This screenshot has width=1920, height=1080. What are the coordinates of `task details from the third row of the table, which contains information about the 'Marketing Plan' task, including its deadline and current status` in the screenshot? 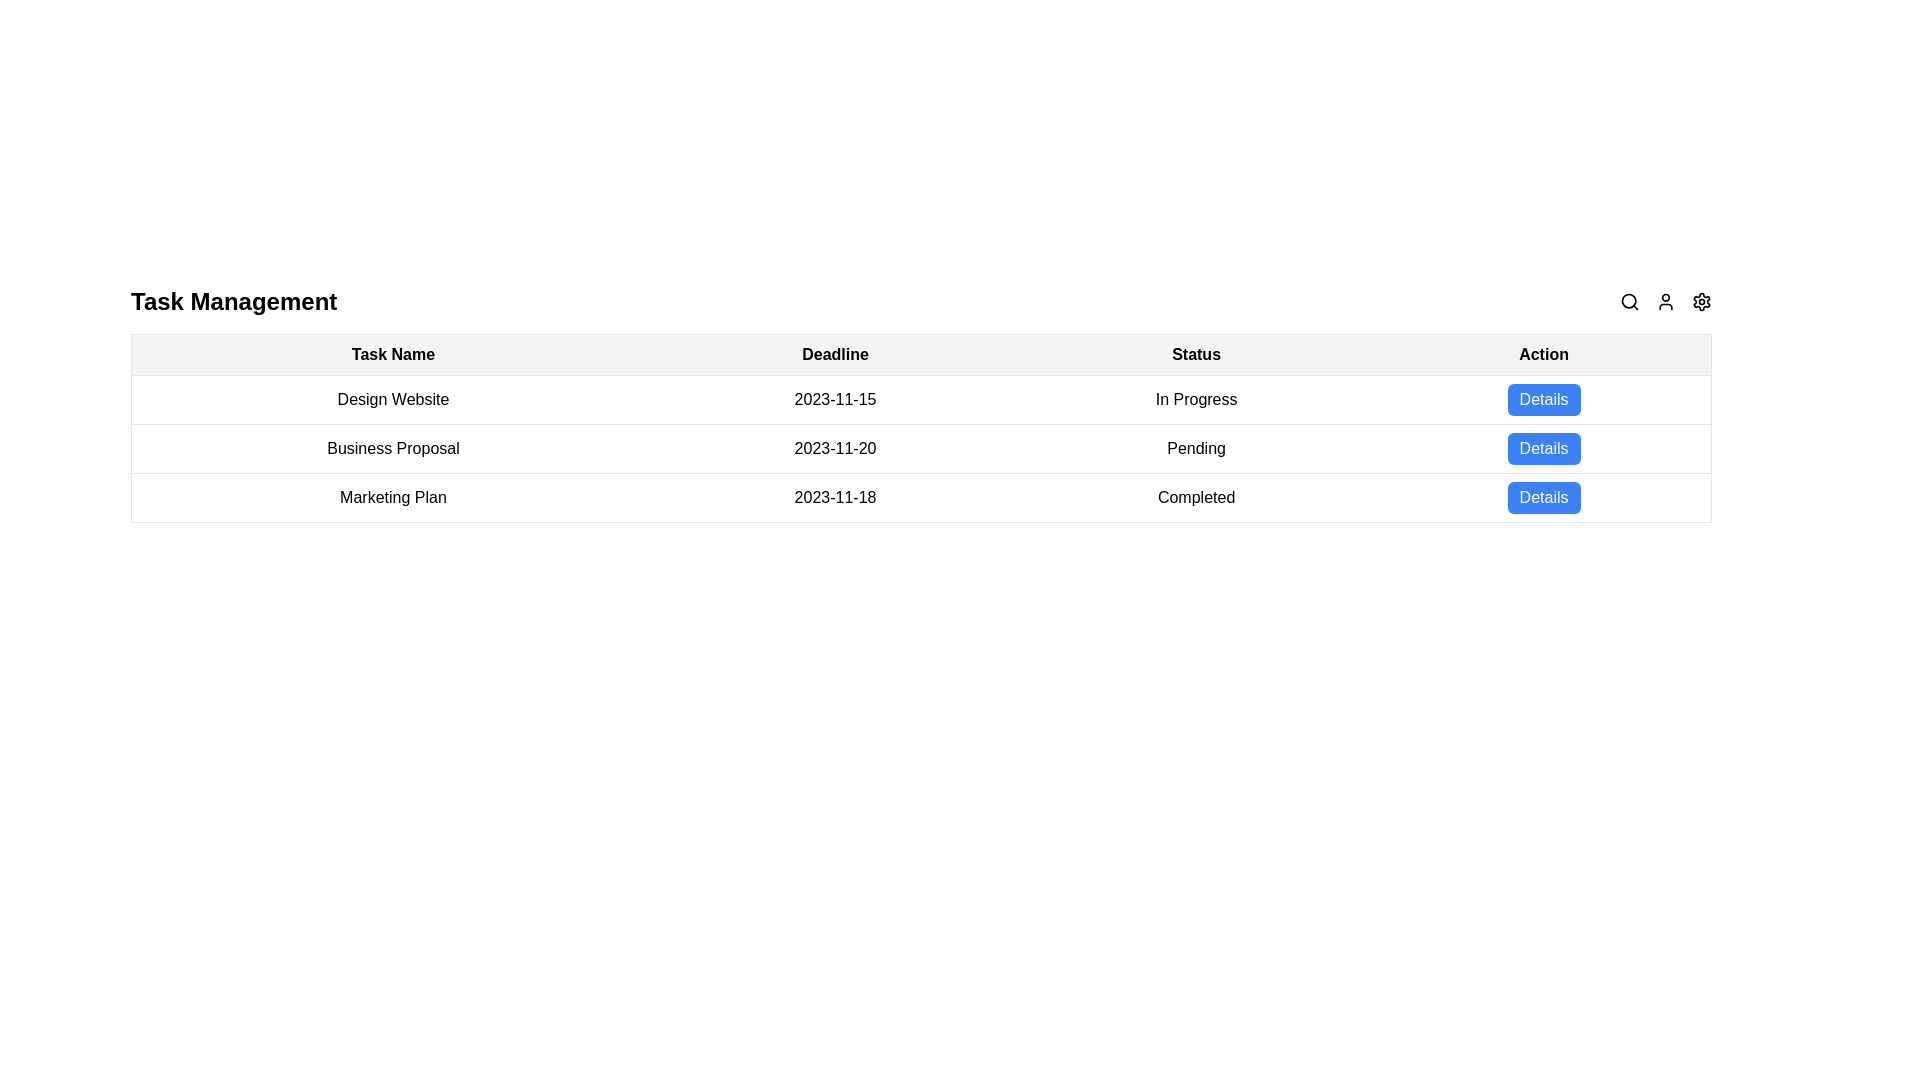 It's located at (920, 496).